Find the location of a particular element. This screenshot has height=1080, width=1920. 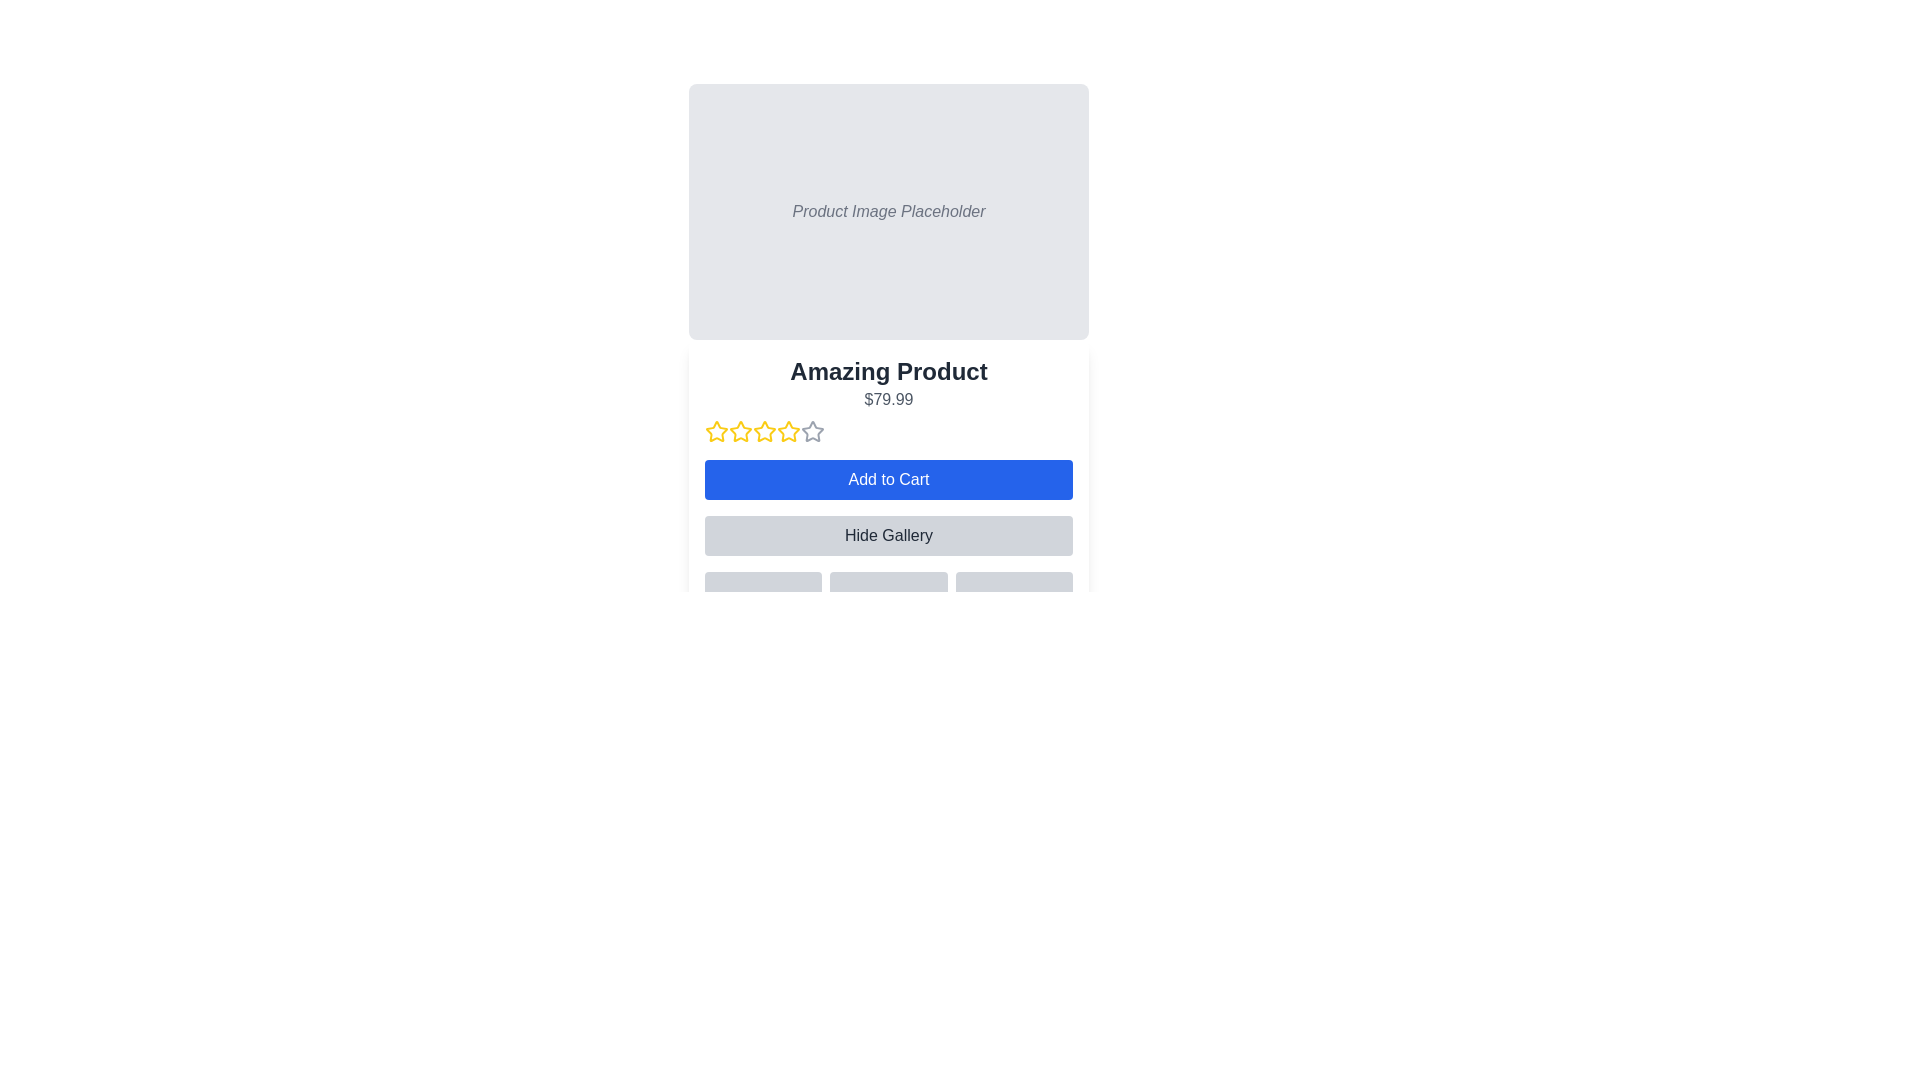

the first star icon in the star rating system, located below the product details labeled 'Amazing Product $79.99' is located at coordinates (716, 431).